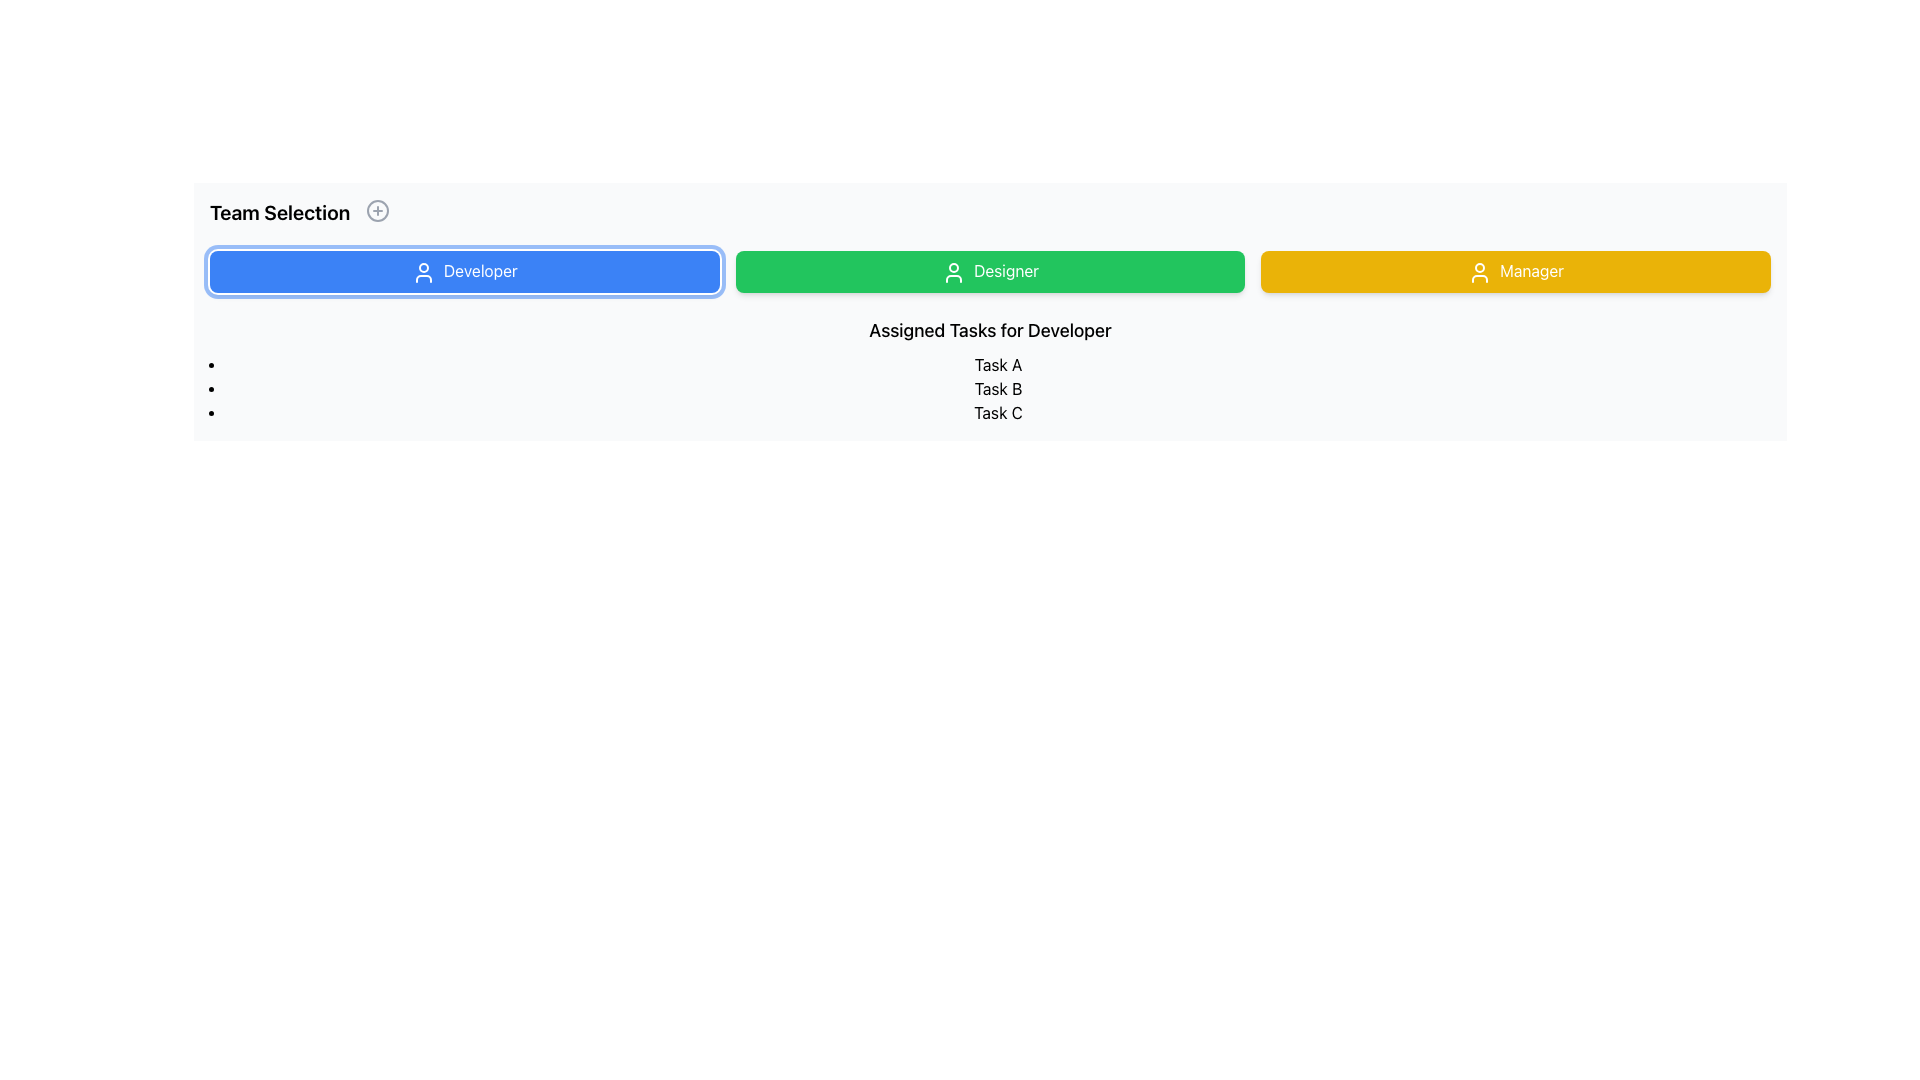  I want to click on the 'Designer' button in the 'Team Selection' section, so click(990, 271).